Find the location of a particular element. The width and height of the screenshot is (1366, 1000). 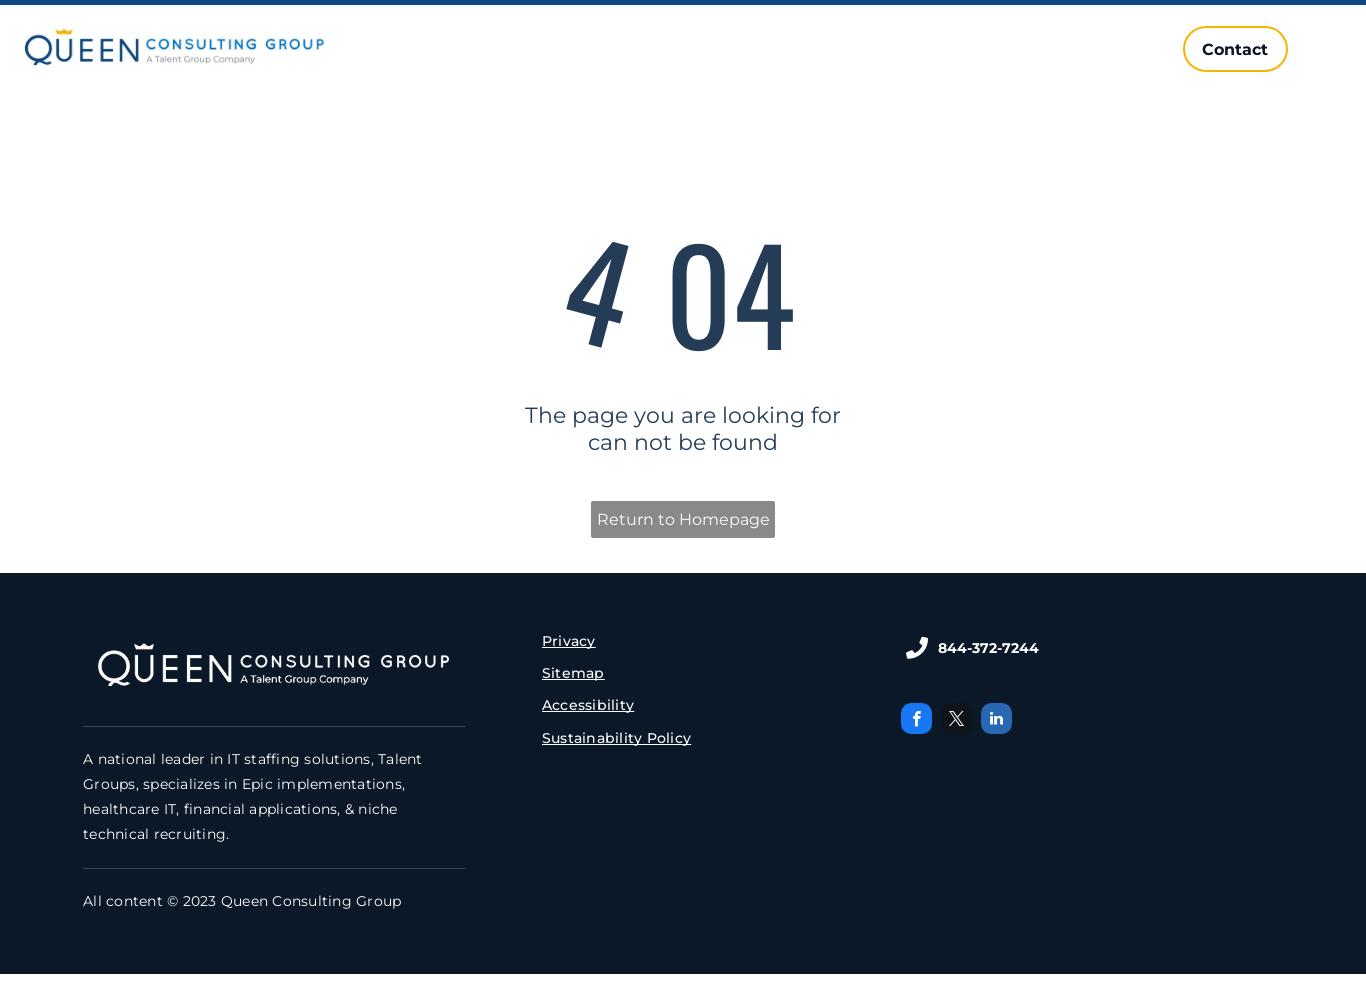

'Privacy' is located at coordinates (567, 641).